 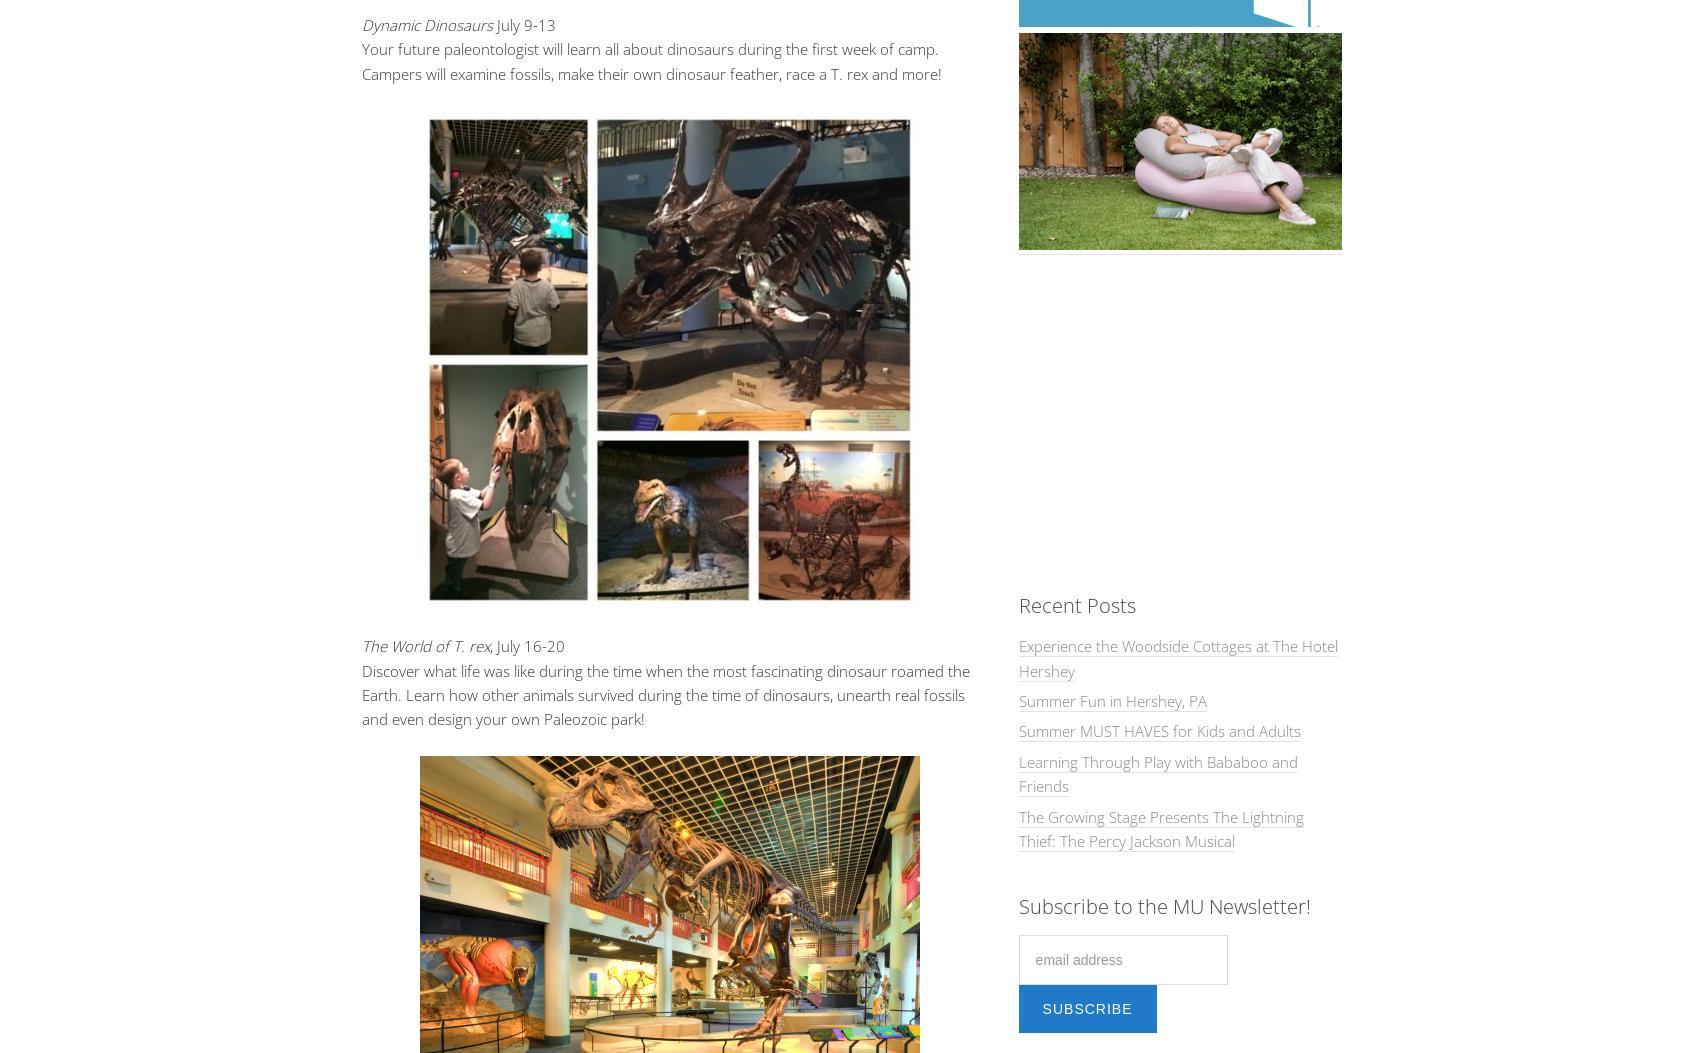 What do you see at coordinates (1163, 906) in the screenshot?
I see `'Subscribe to the MU Newsletter!'` at bounding box center [1163, 906].